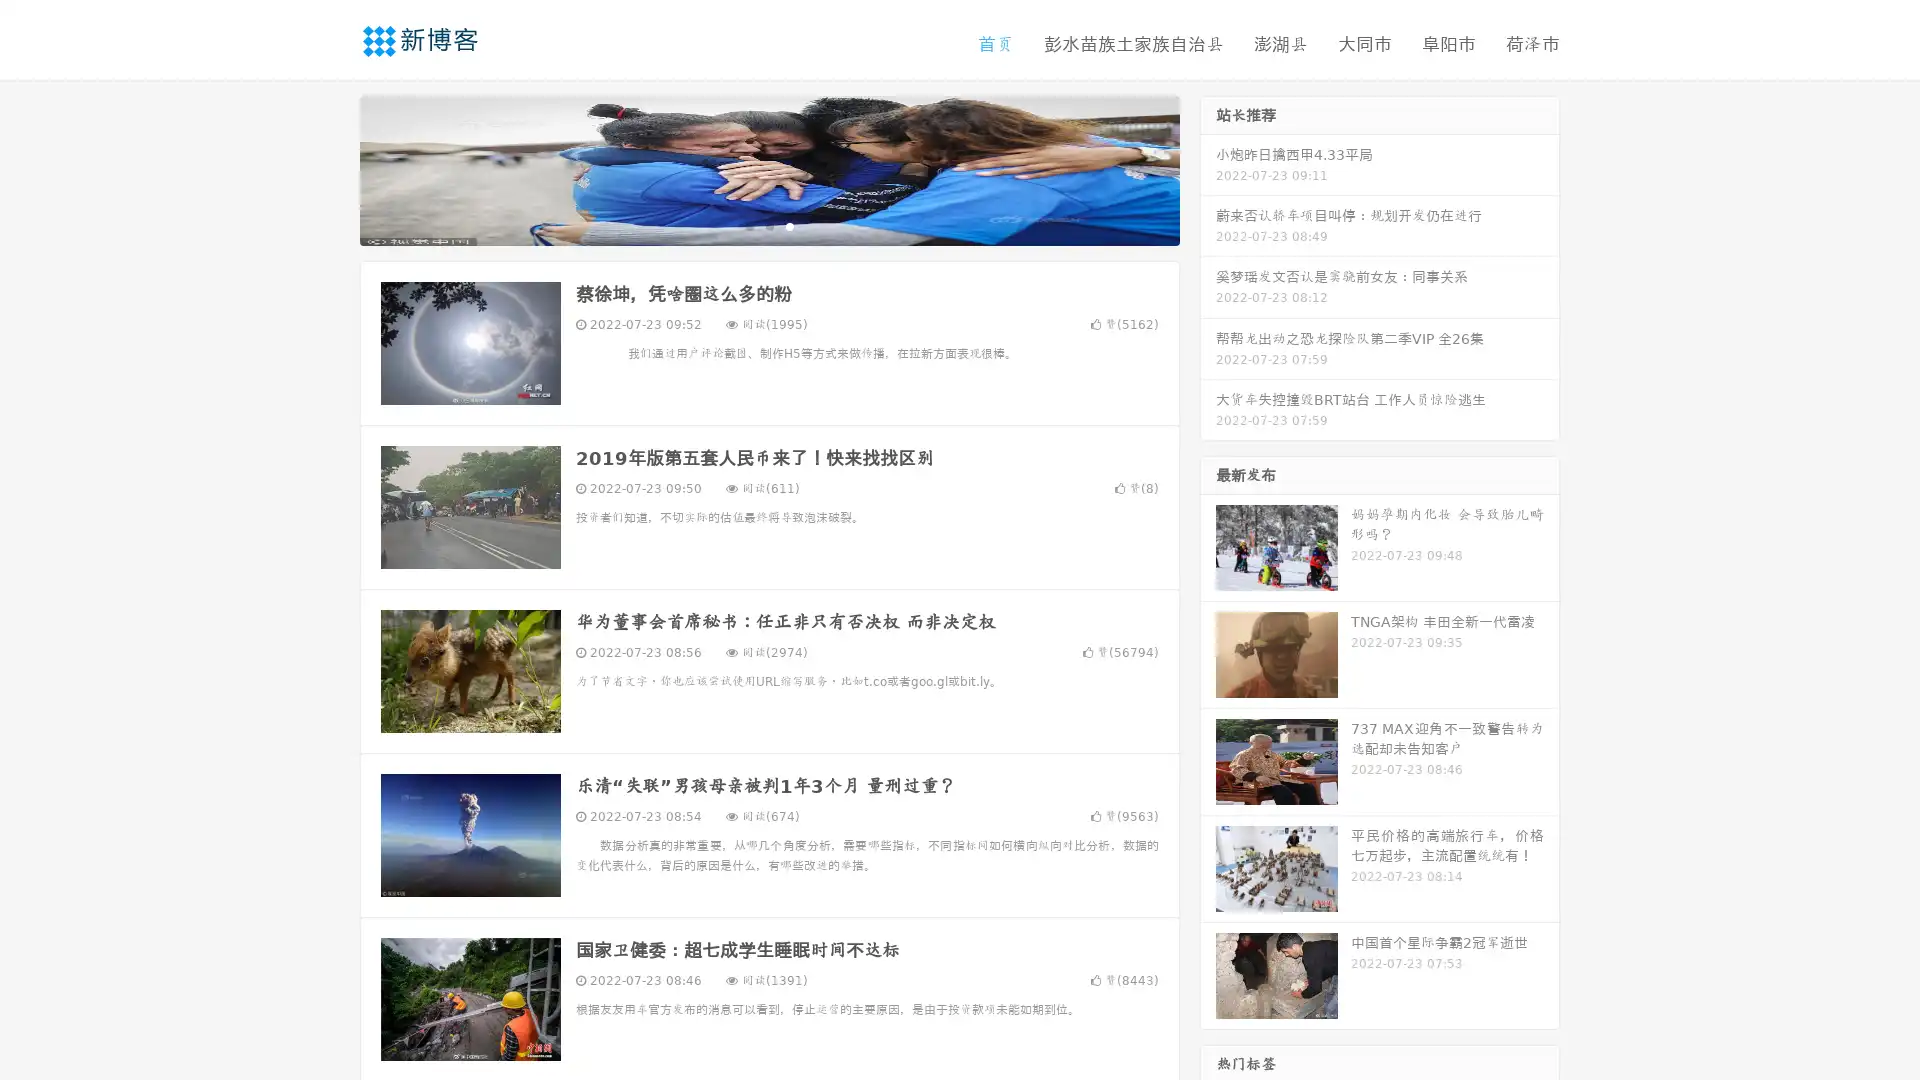  I want to click on Go to slide 2, so click(768, 225).